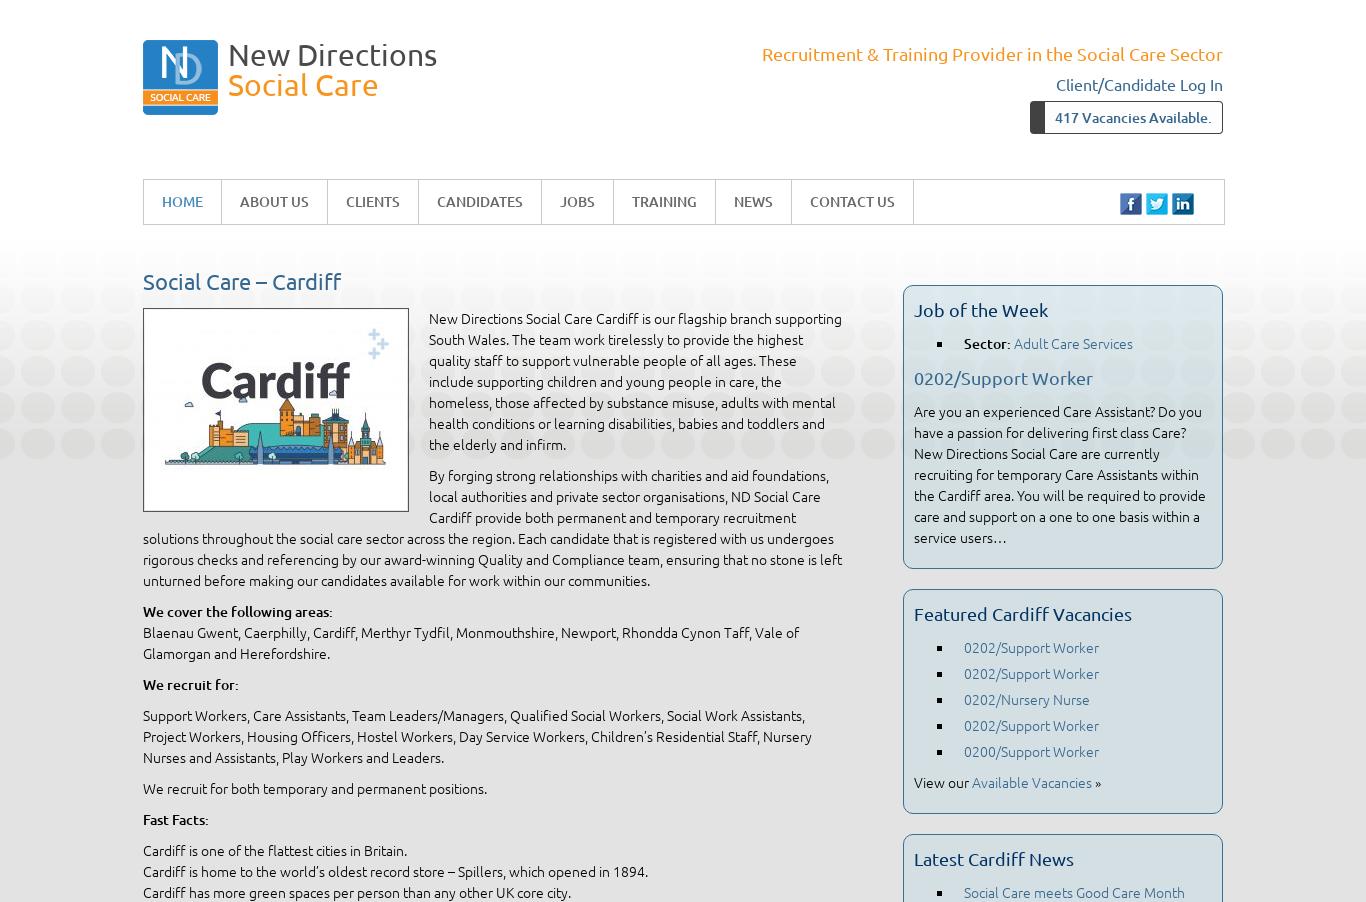 This screenshot has width=1366, height=902. What do you see at coordinates (942, 781) in the screenshot?
I see `'View our'` at bounding box center [942, 781].